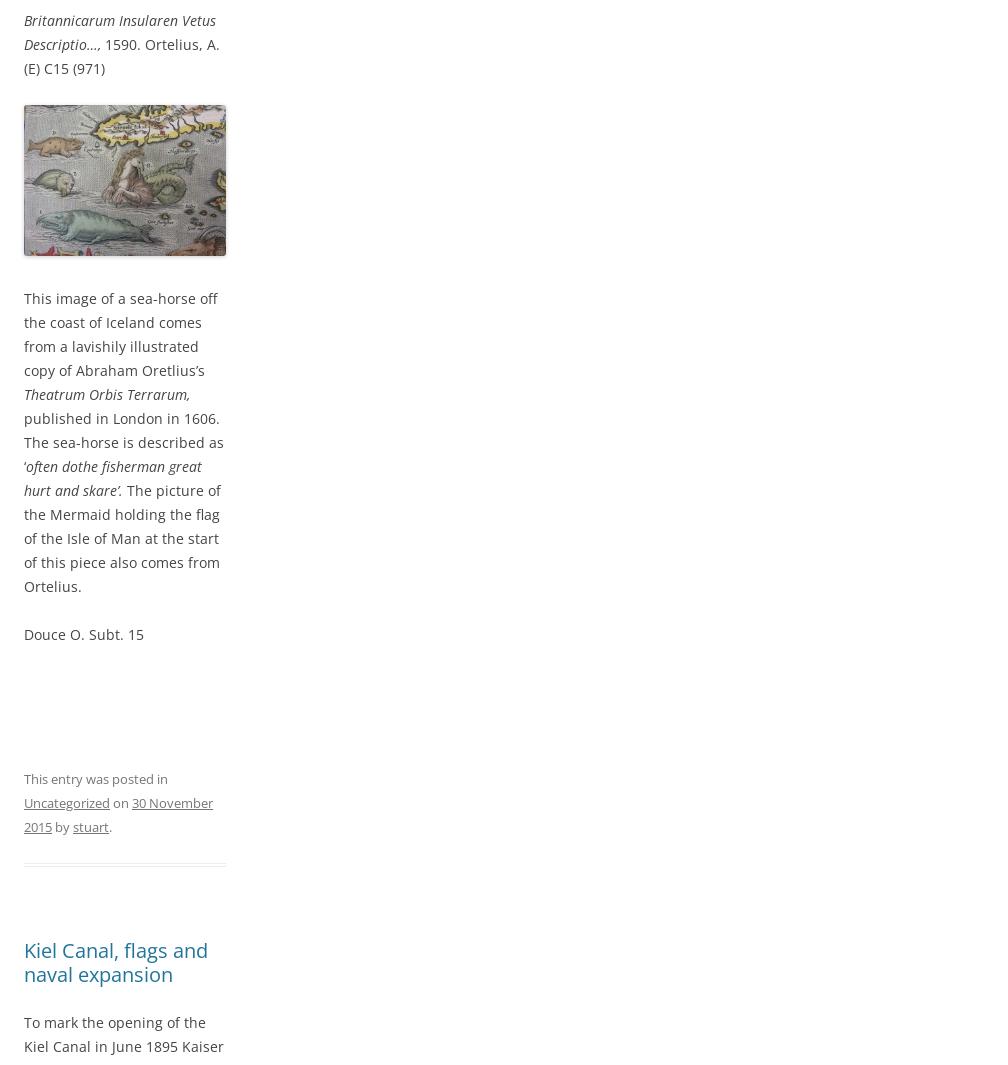 The image size is (1008, 1065). I want to click on 'often dothe fisherman great hurt and skare’.', so click(112, 477).